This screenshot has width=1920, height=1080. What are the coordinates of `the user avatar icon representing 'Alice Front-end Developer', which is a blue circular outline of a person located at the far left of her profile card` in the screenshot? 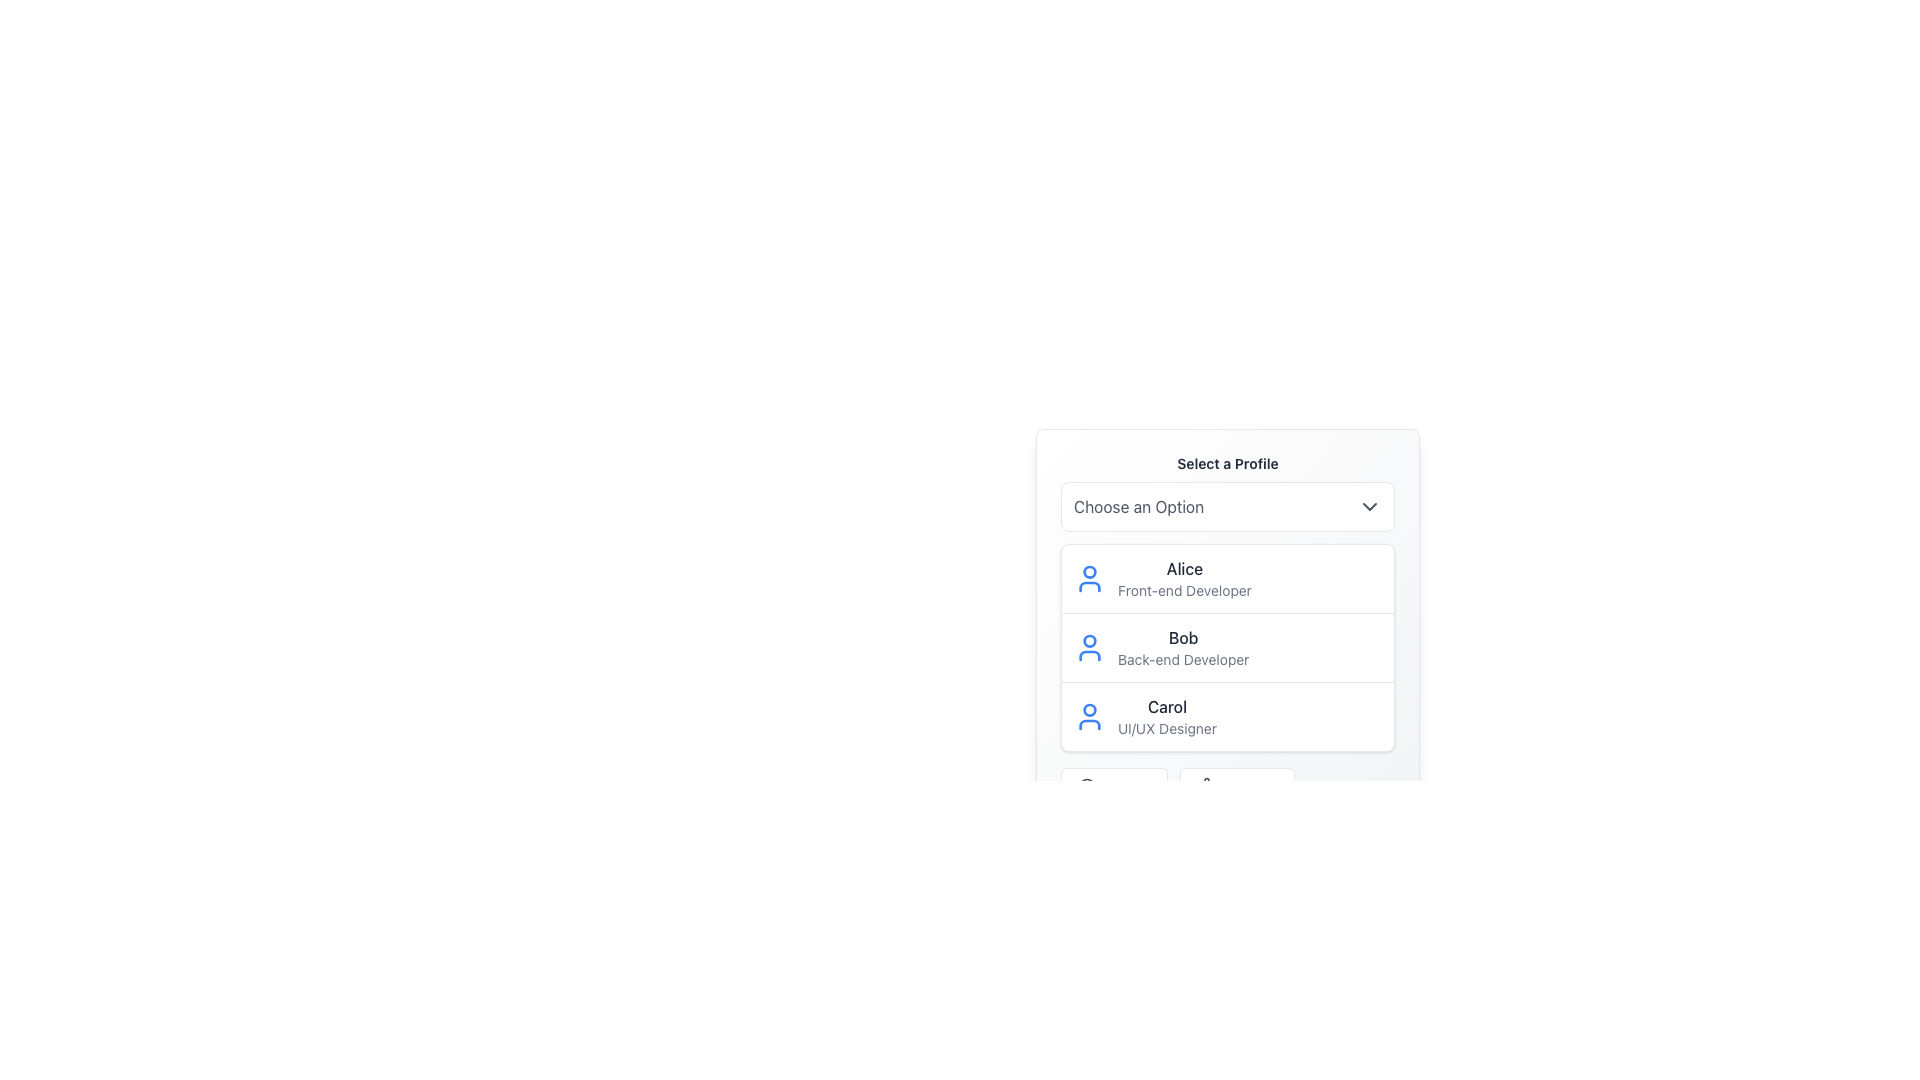 It's located at (1088, 578).